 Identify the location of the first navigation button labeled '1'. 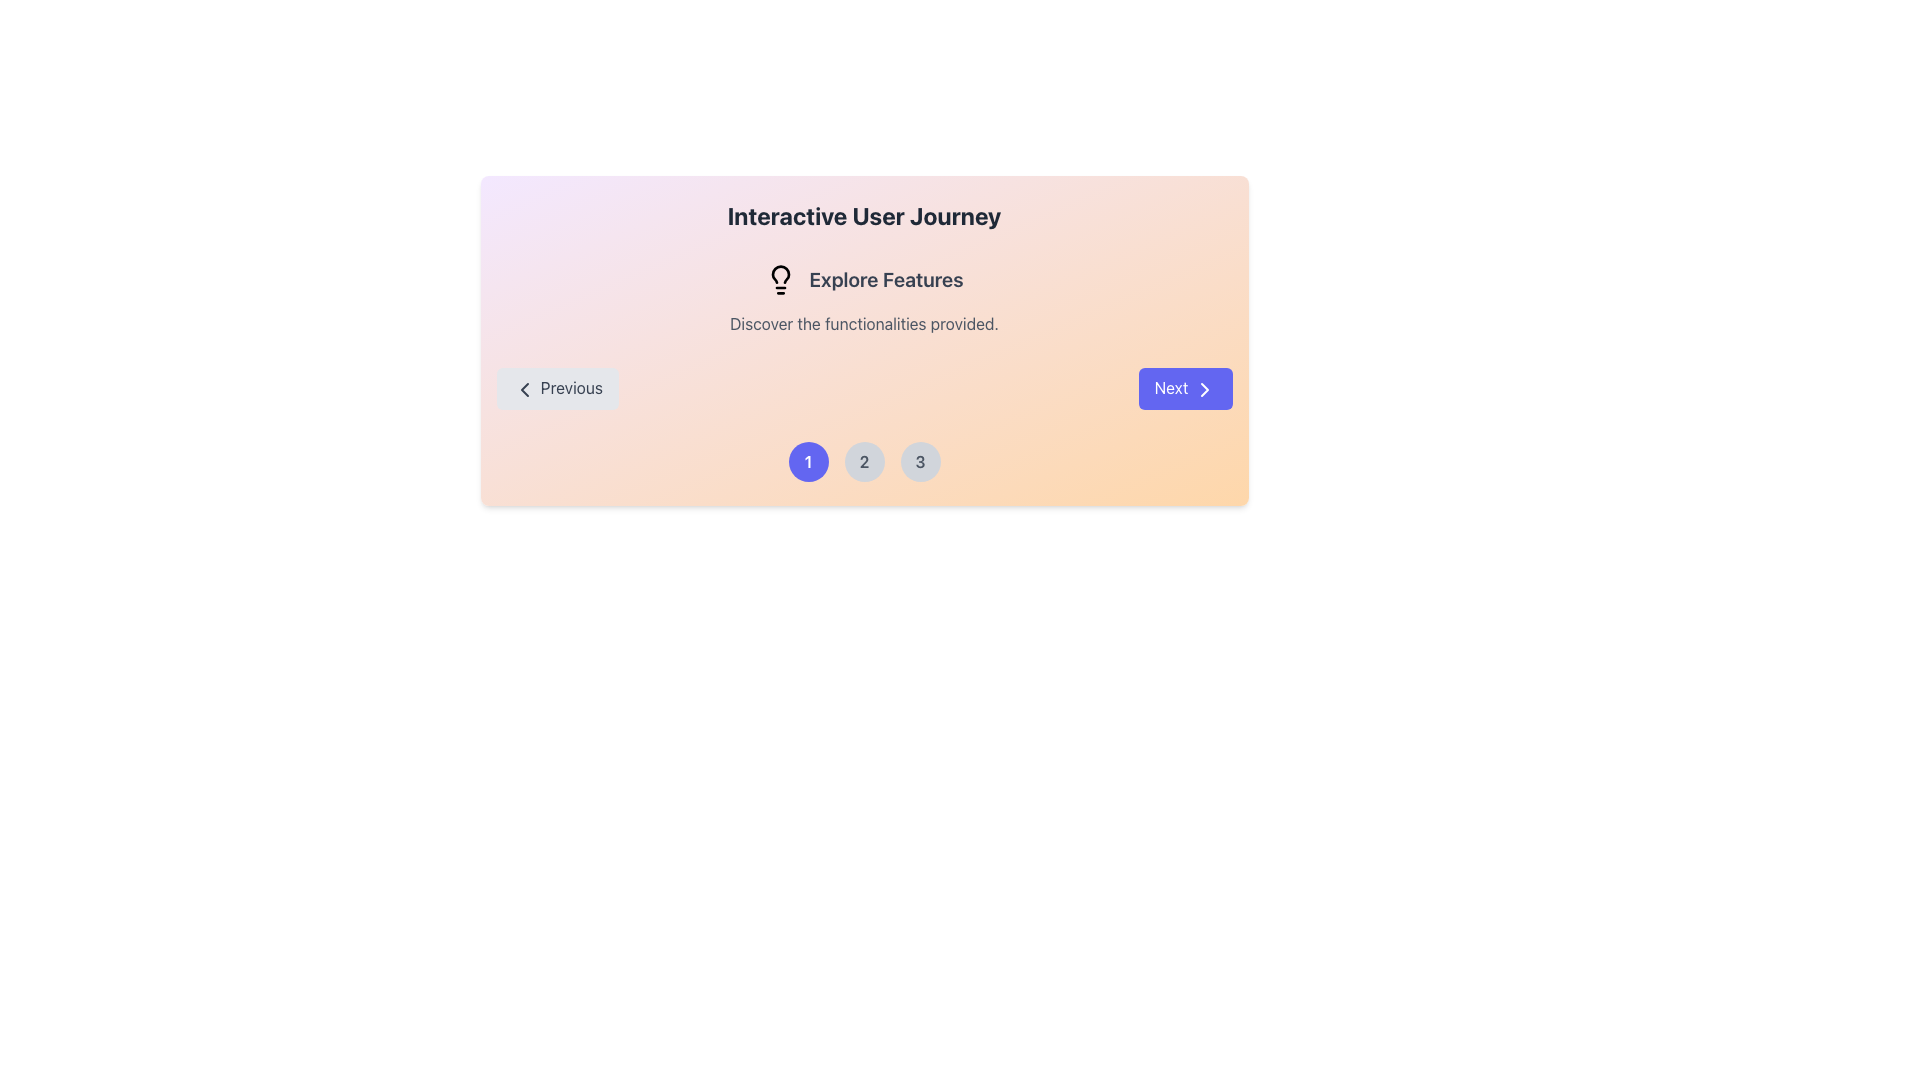
(808, 461).